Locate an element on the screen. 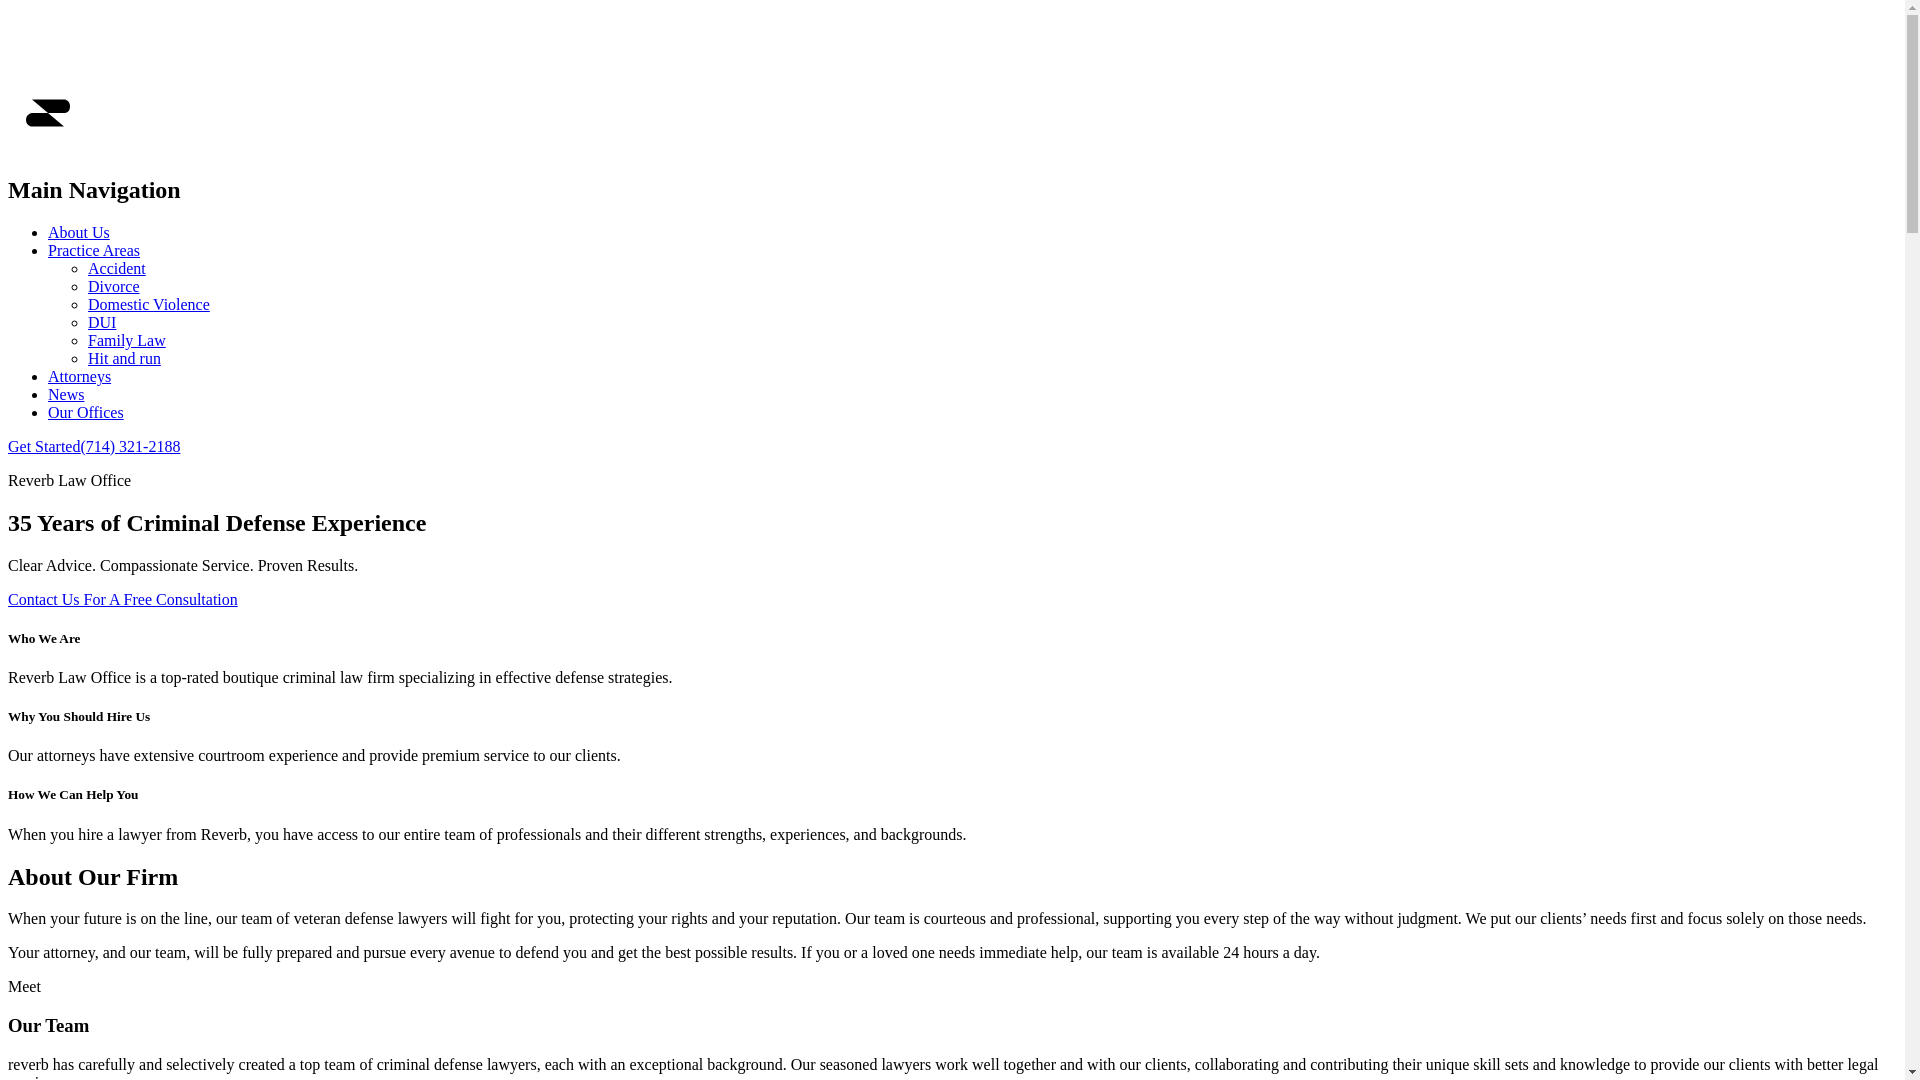  'About Us' is located at coordinates (78, 231).